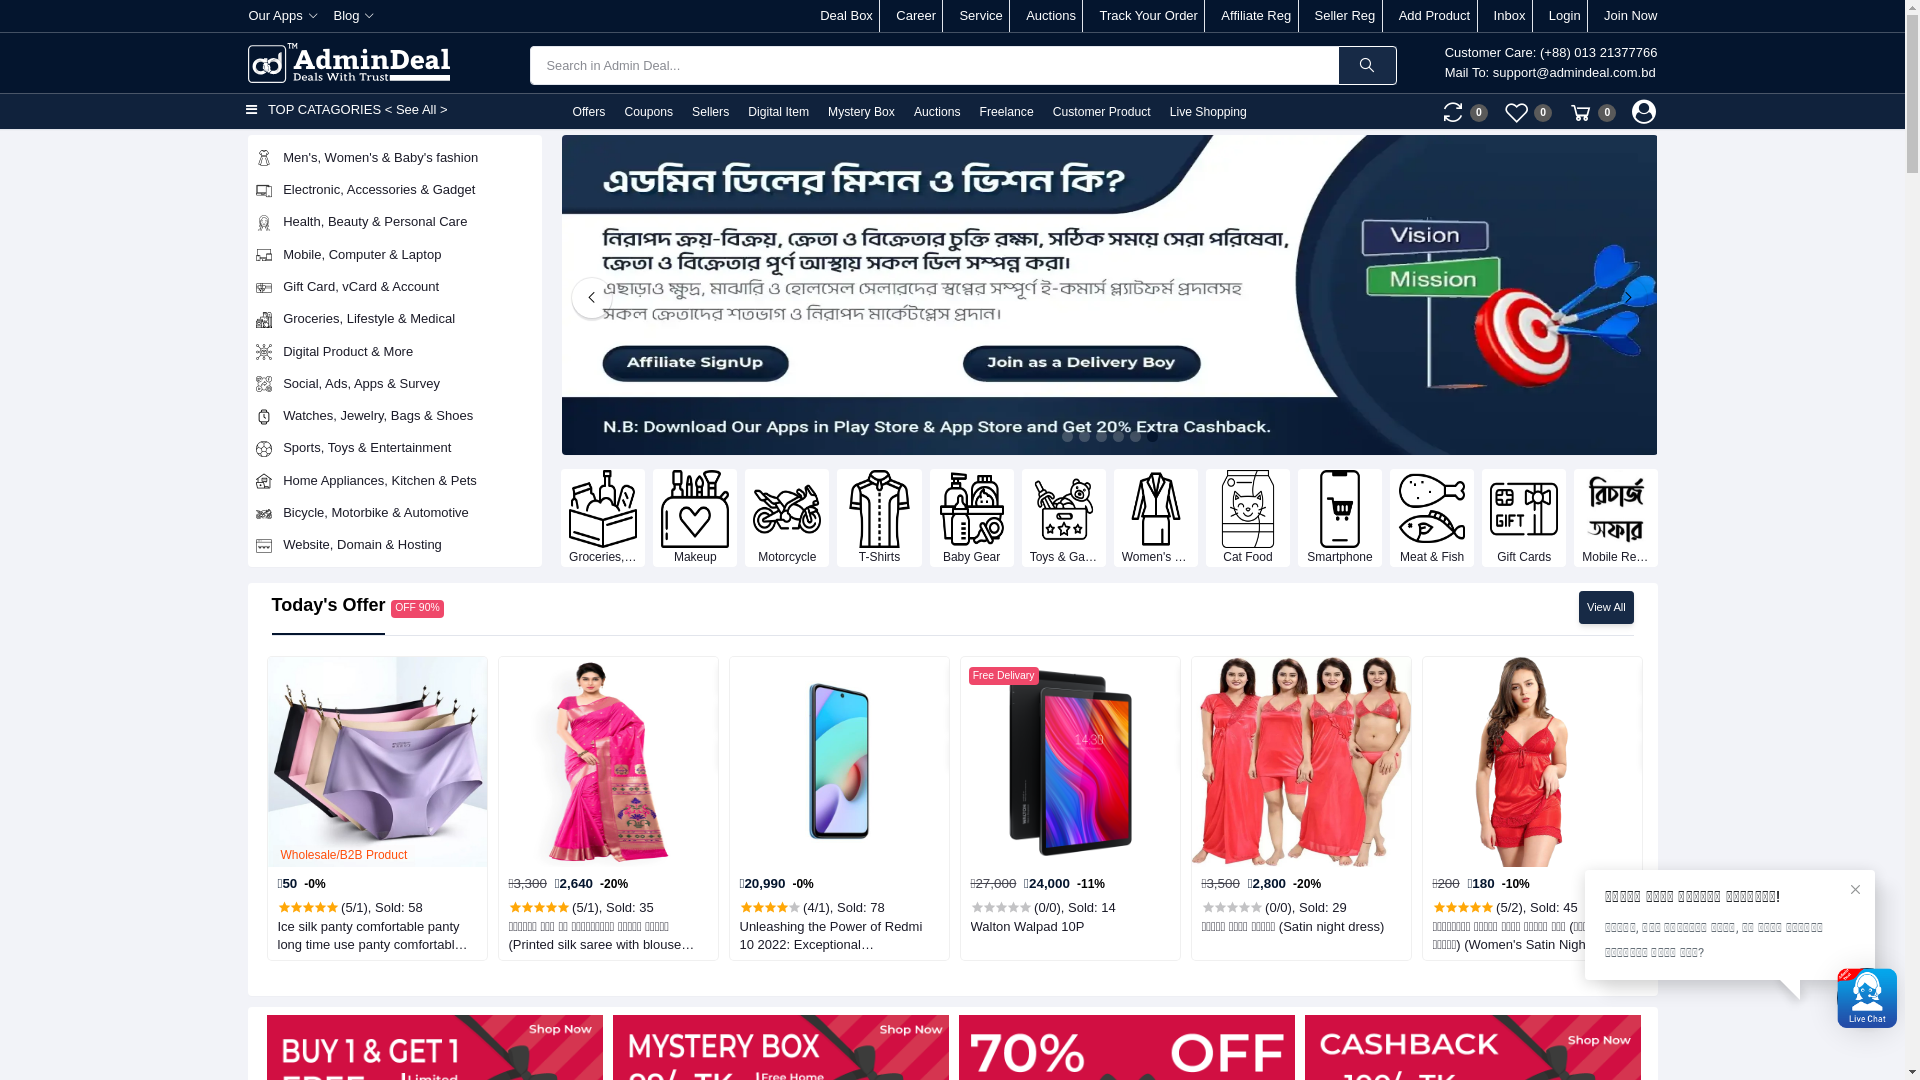 Image resolution: width=1920 pixels, height=1080 pixels. I want to click on 'Gift Card, vCard & Account', so click(395, 286).